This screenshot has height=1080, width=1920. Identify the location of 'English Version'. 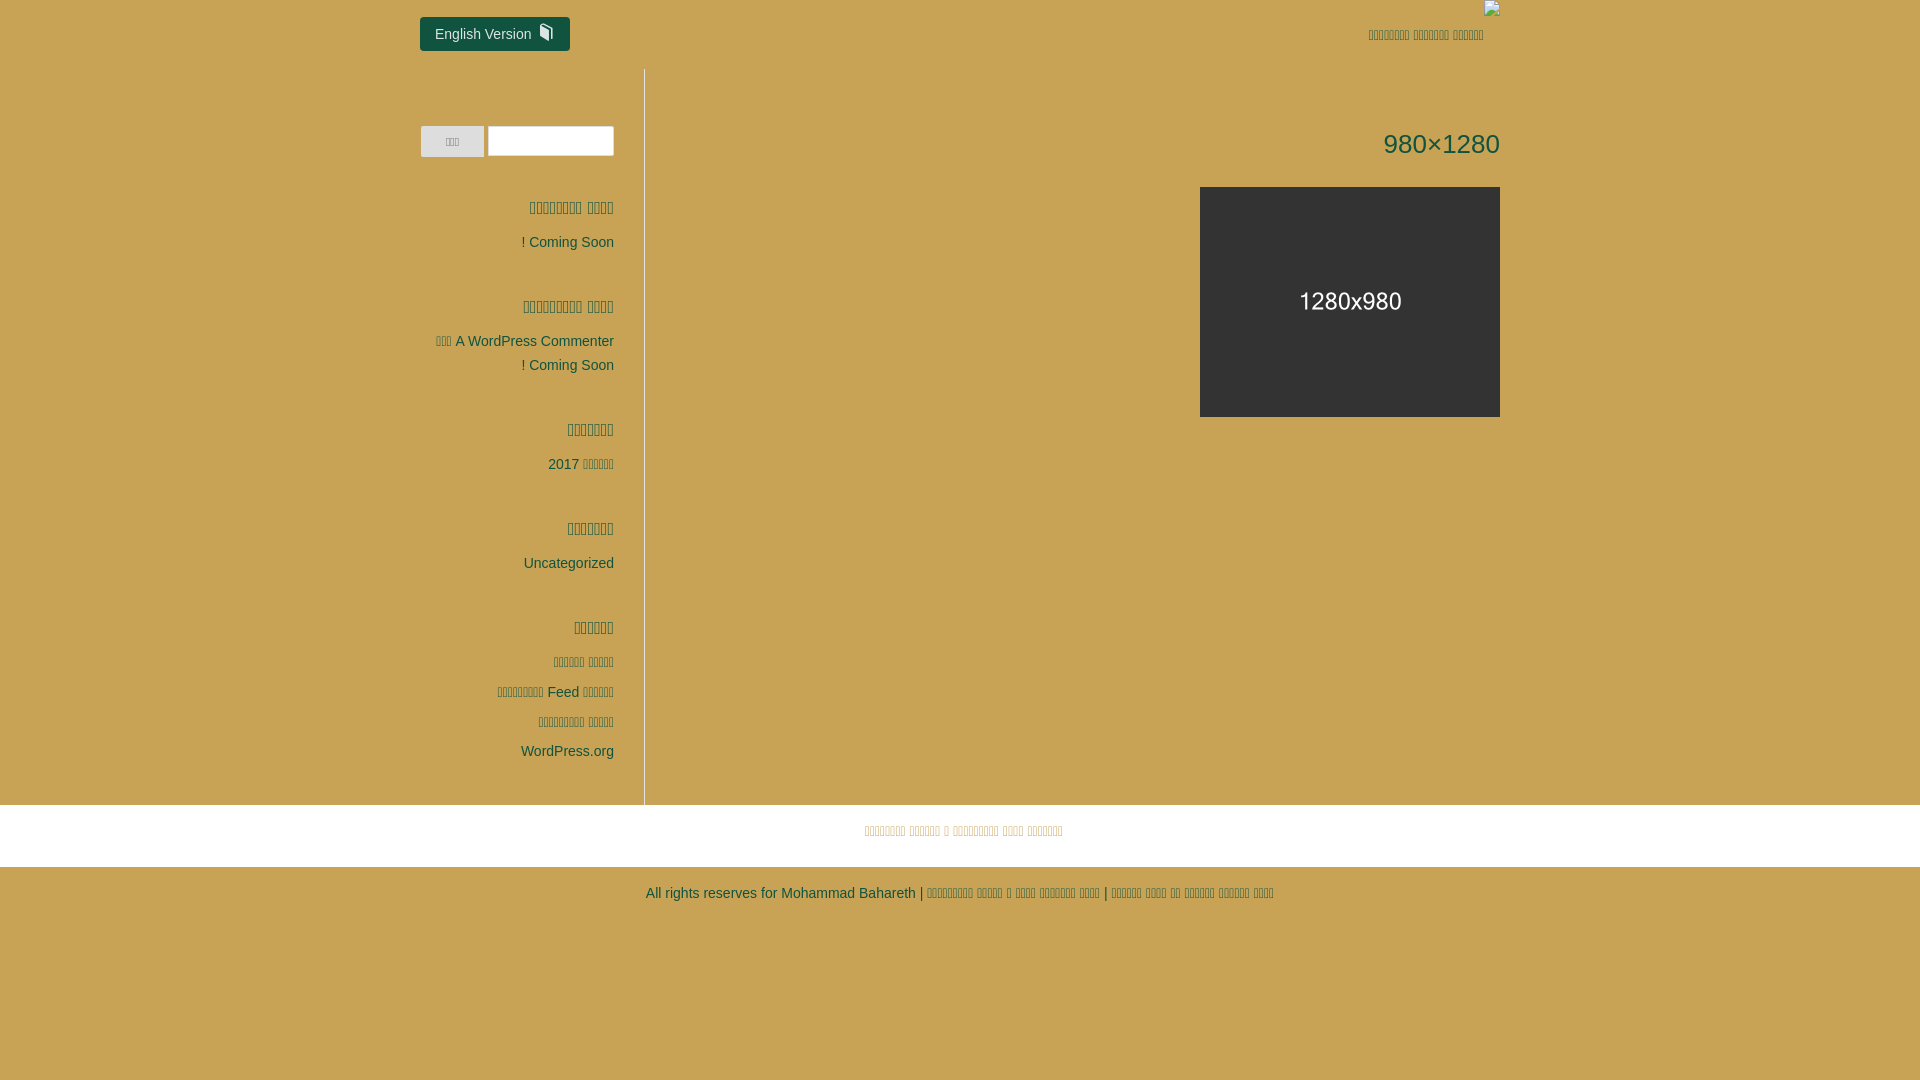
(494, 34).